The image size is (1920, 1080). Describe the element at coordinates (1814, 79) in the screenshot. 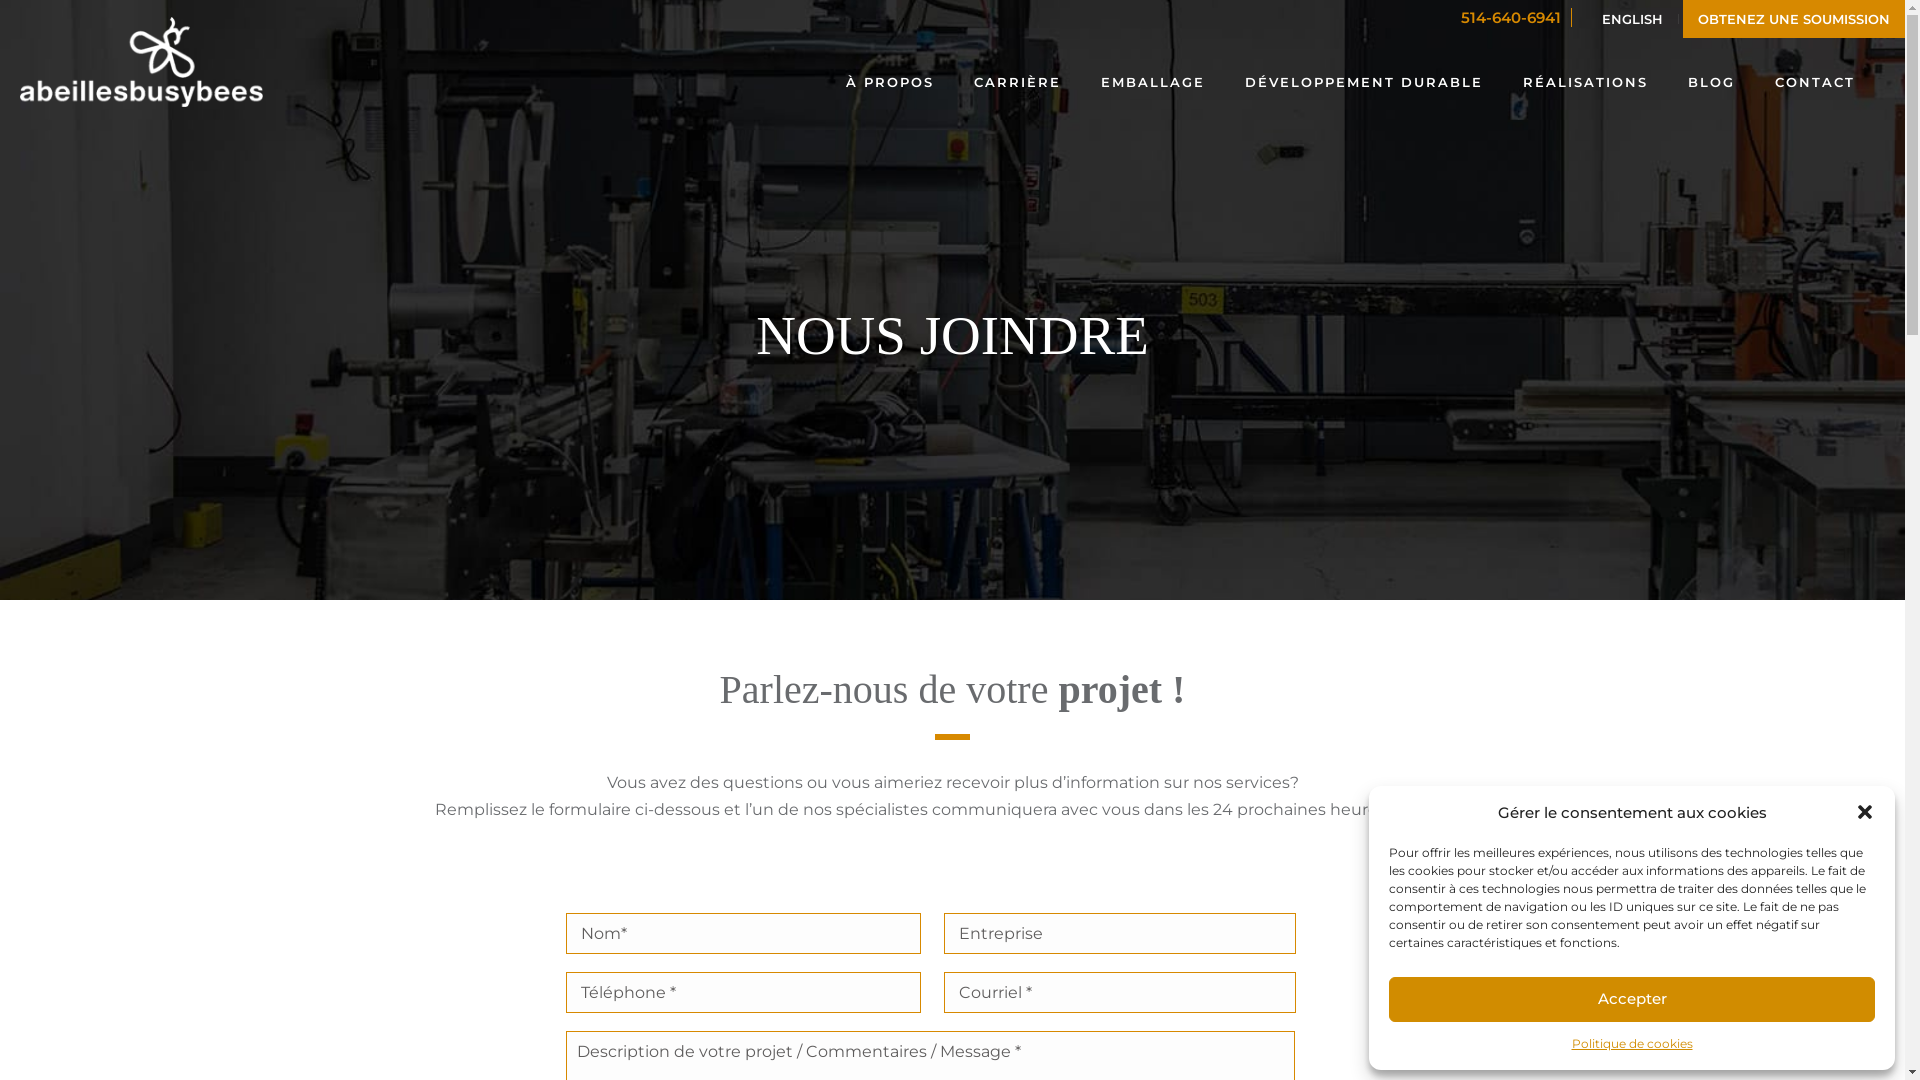

I see `'CONTACT'` at that location.